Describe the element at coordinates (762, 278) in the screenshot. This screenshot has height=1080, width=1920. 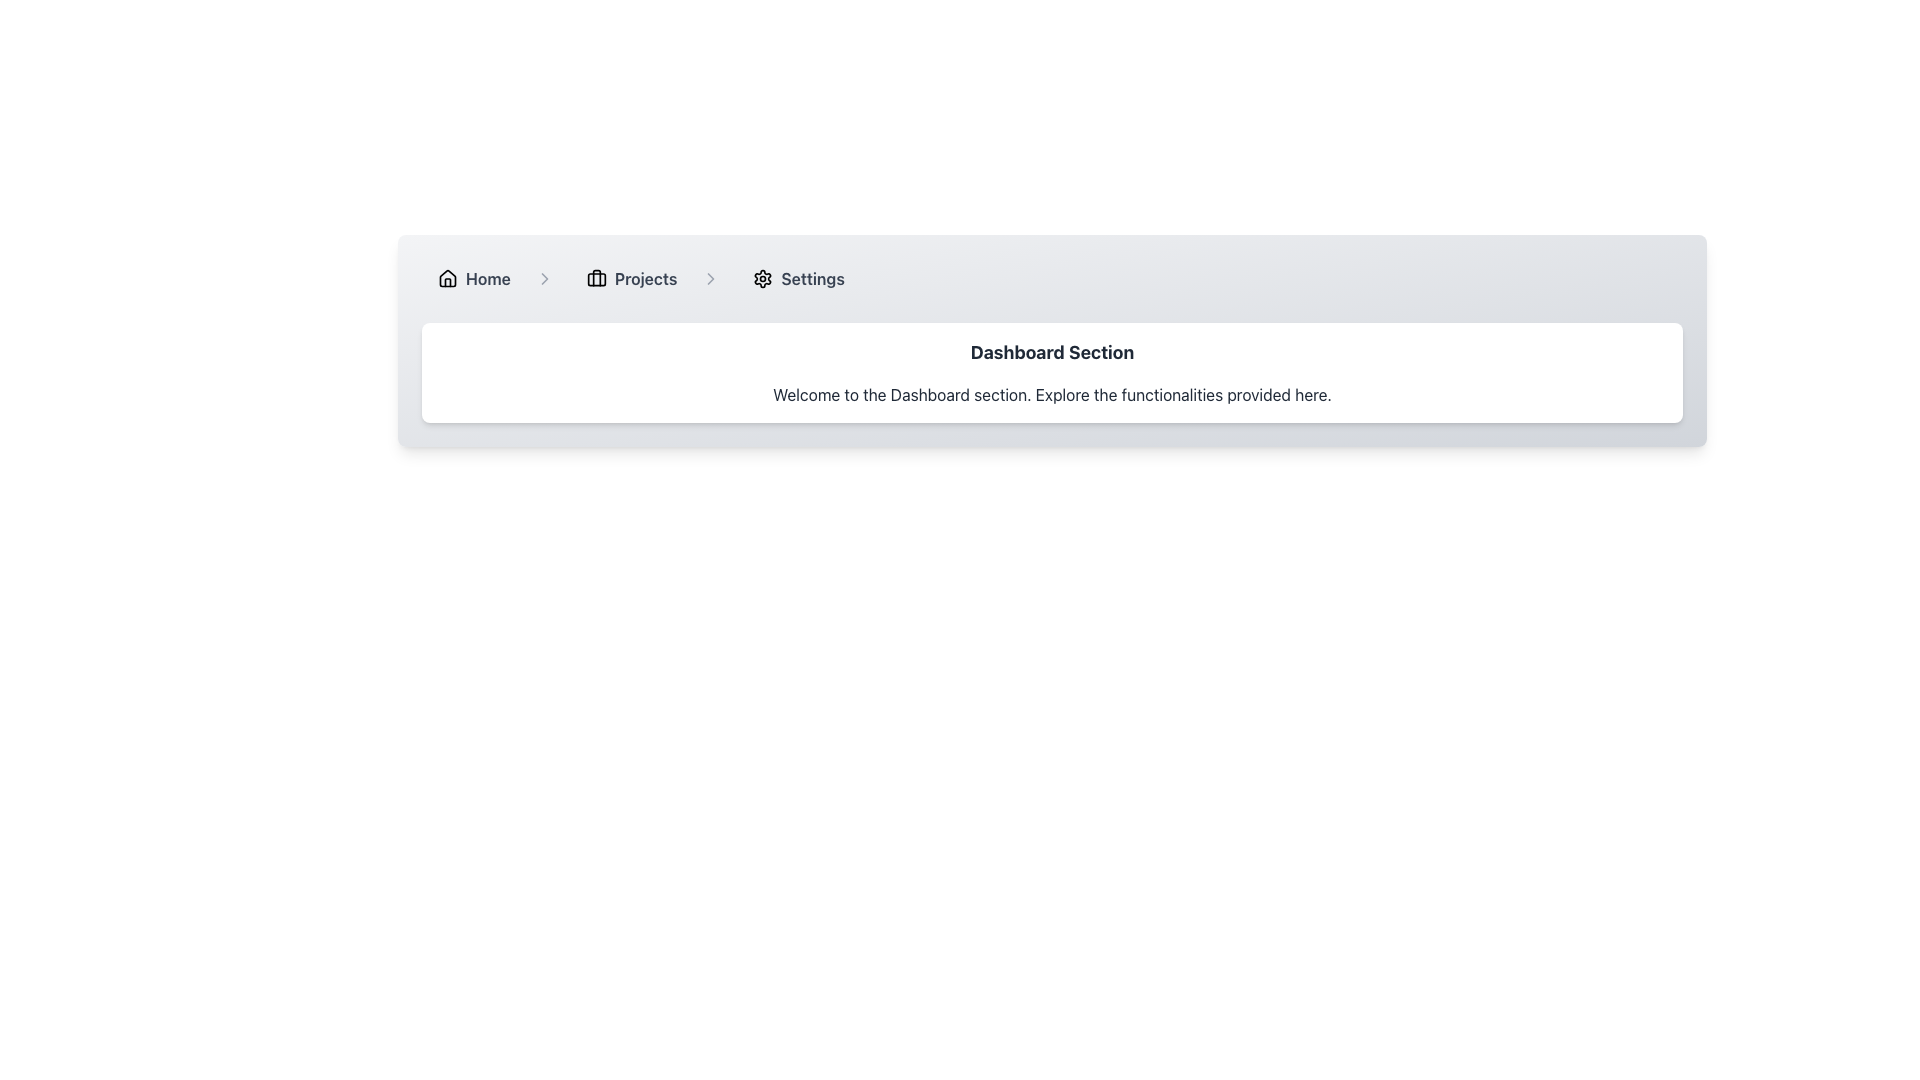
I see `the 'Settings' icon in the navigation menu bar` at that location.